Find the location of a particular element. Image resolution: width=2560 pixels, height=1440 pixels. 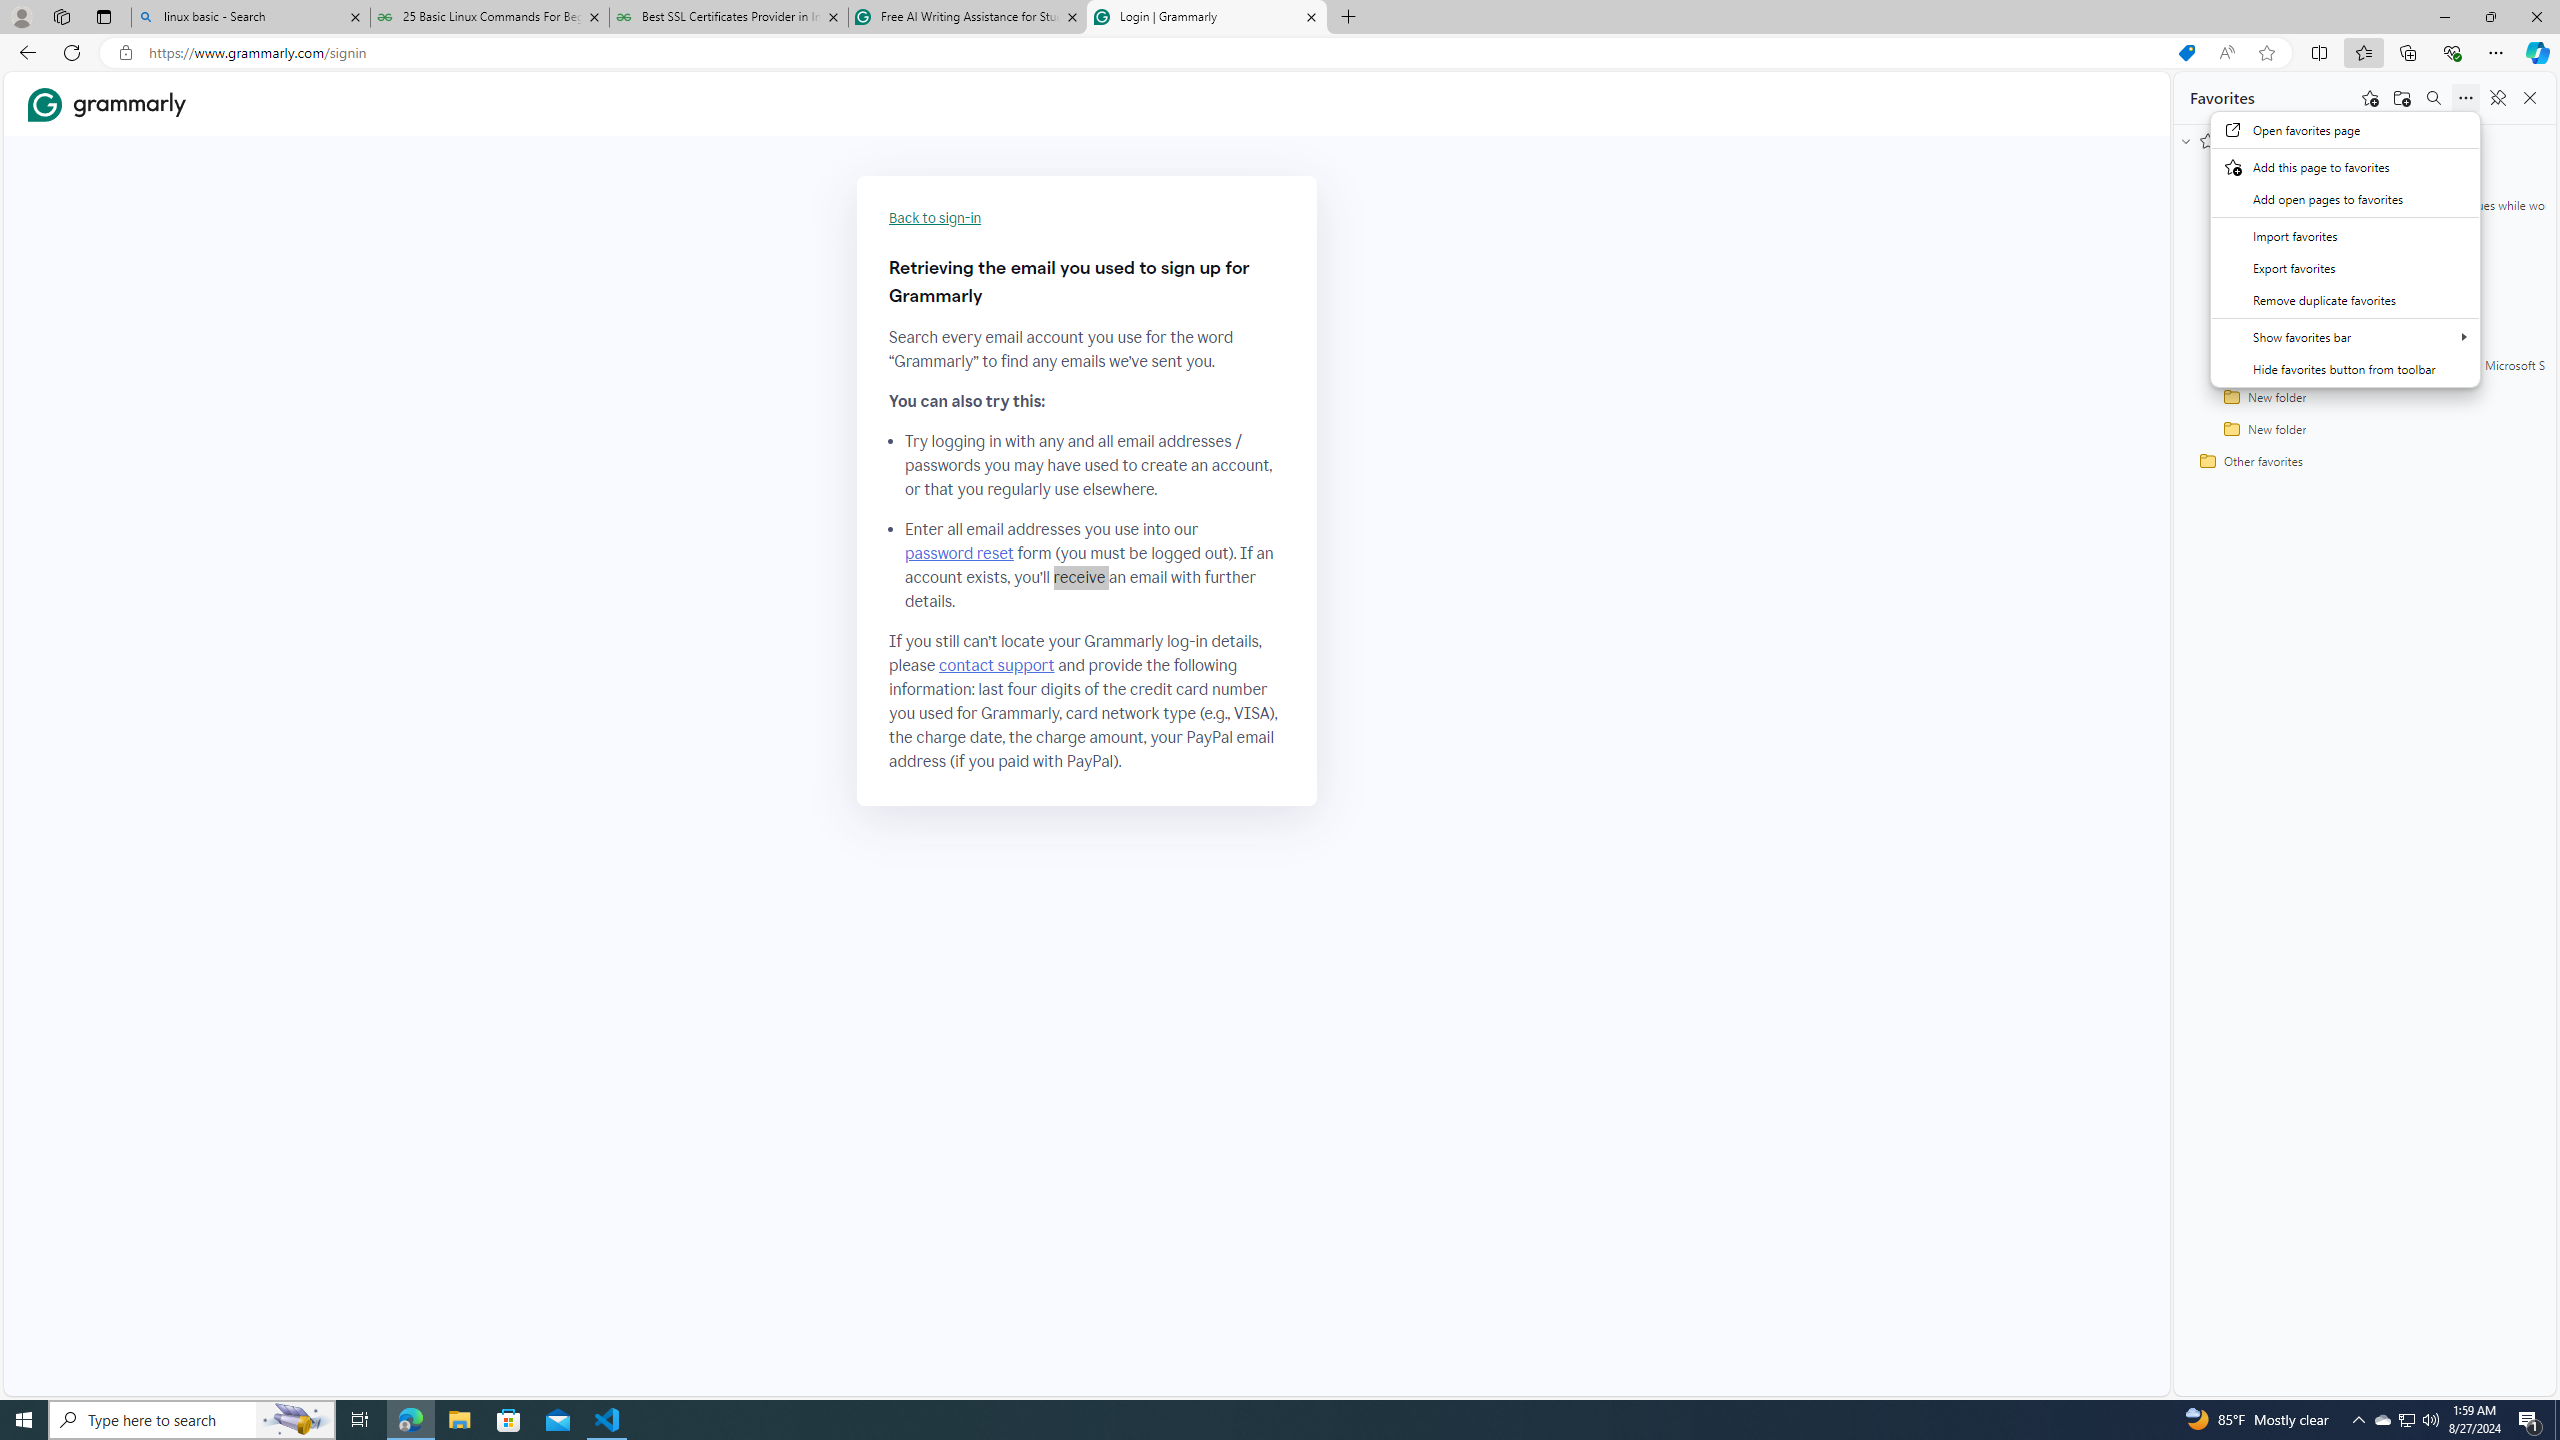

'contact support' is located at coordinates (996, 666).